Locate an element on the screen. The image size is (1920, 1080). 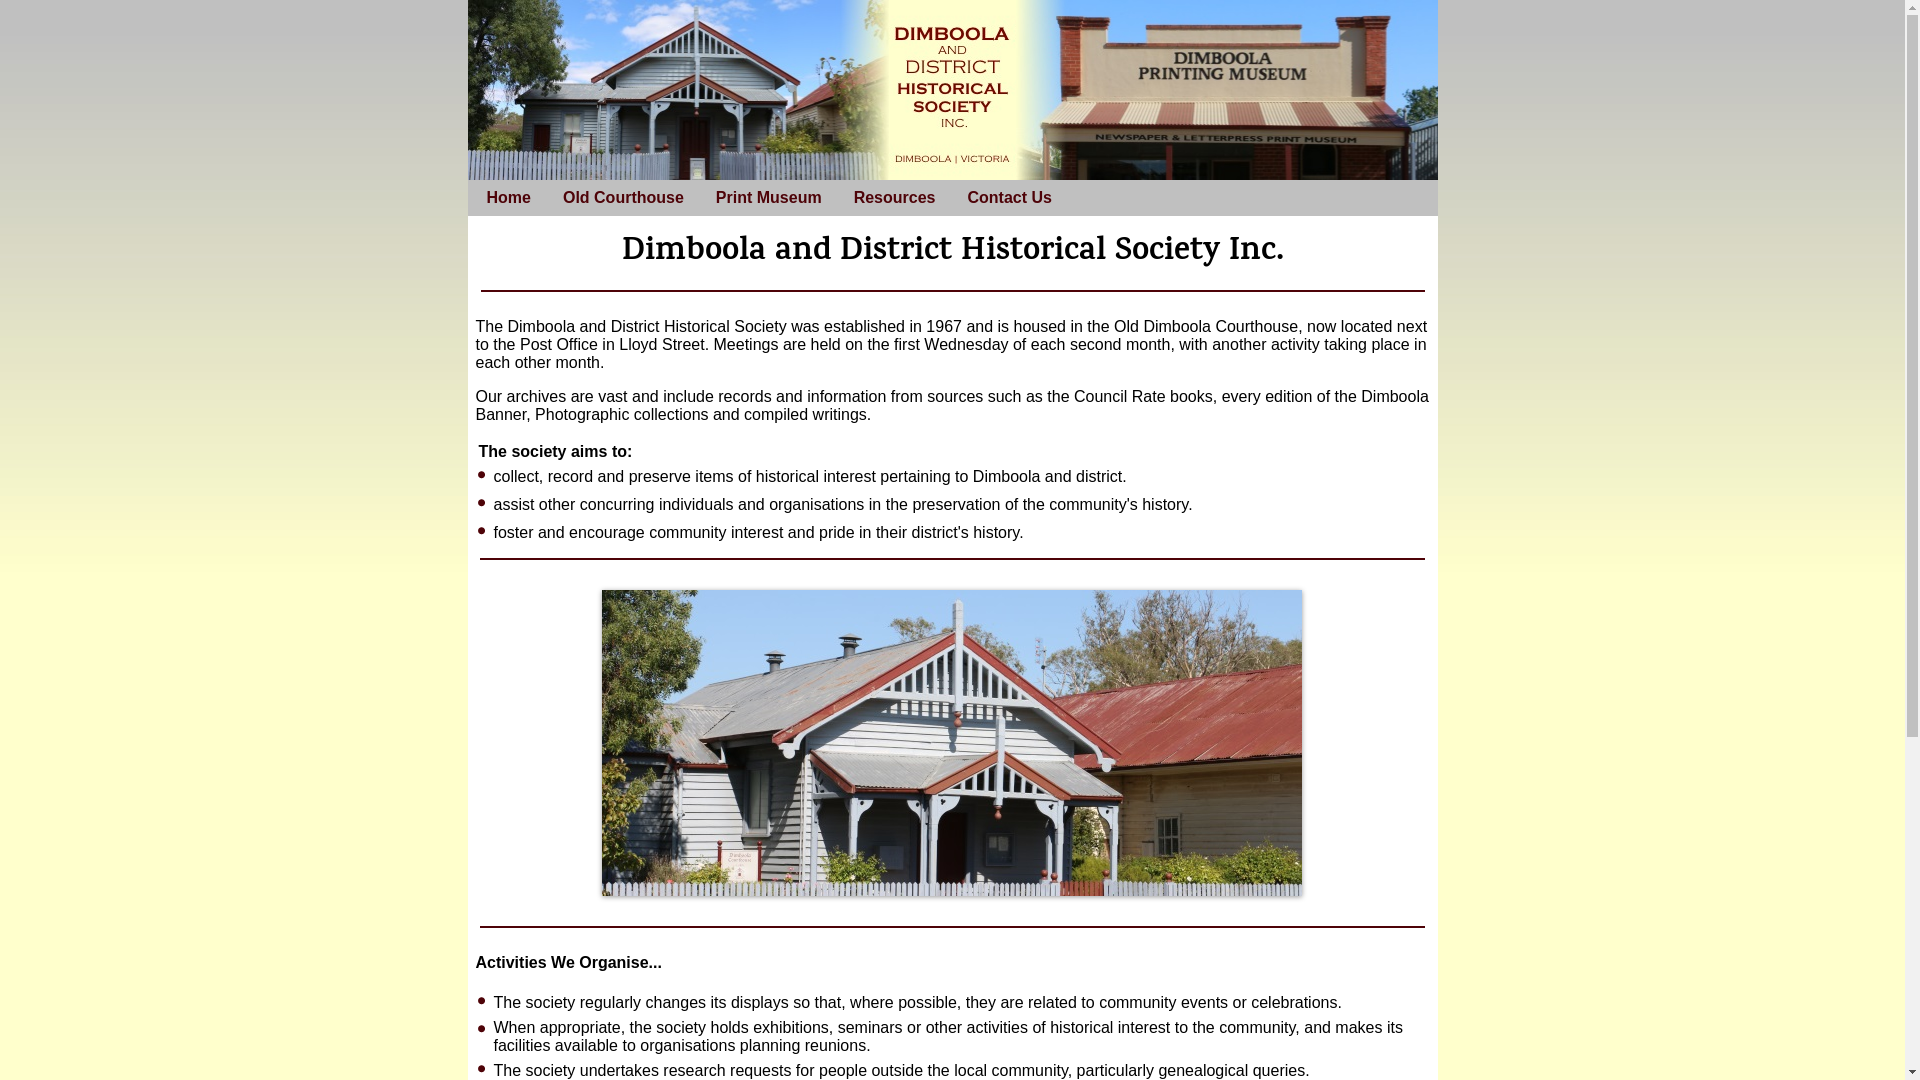
'Contact Us' is located at coordinates (1008, 197).